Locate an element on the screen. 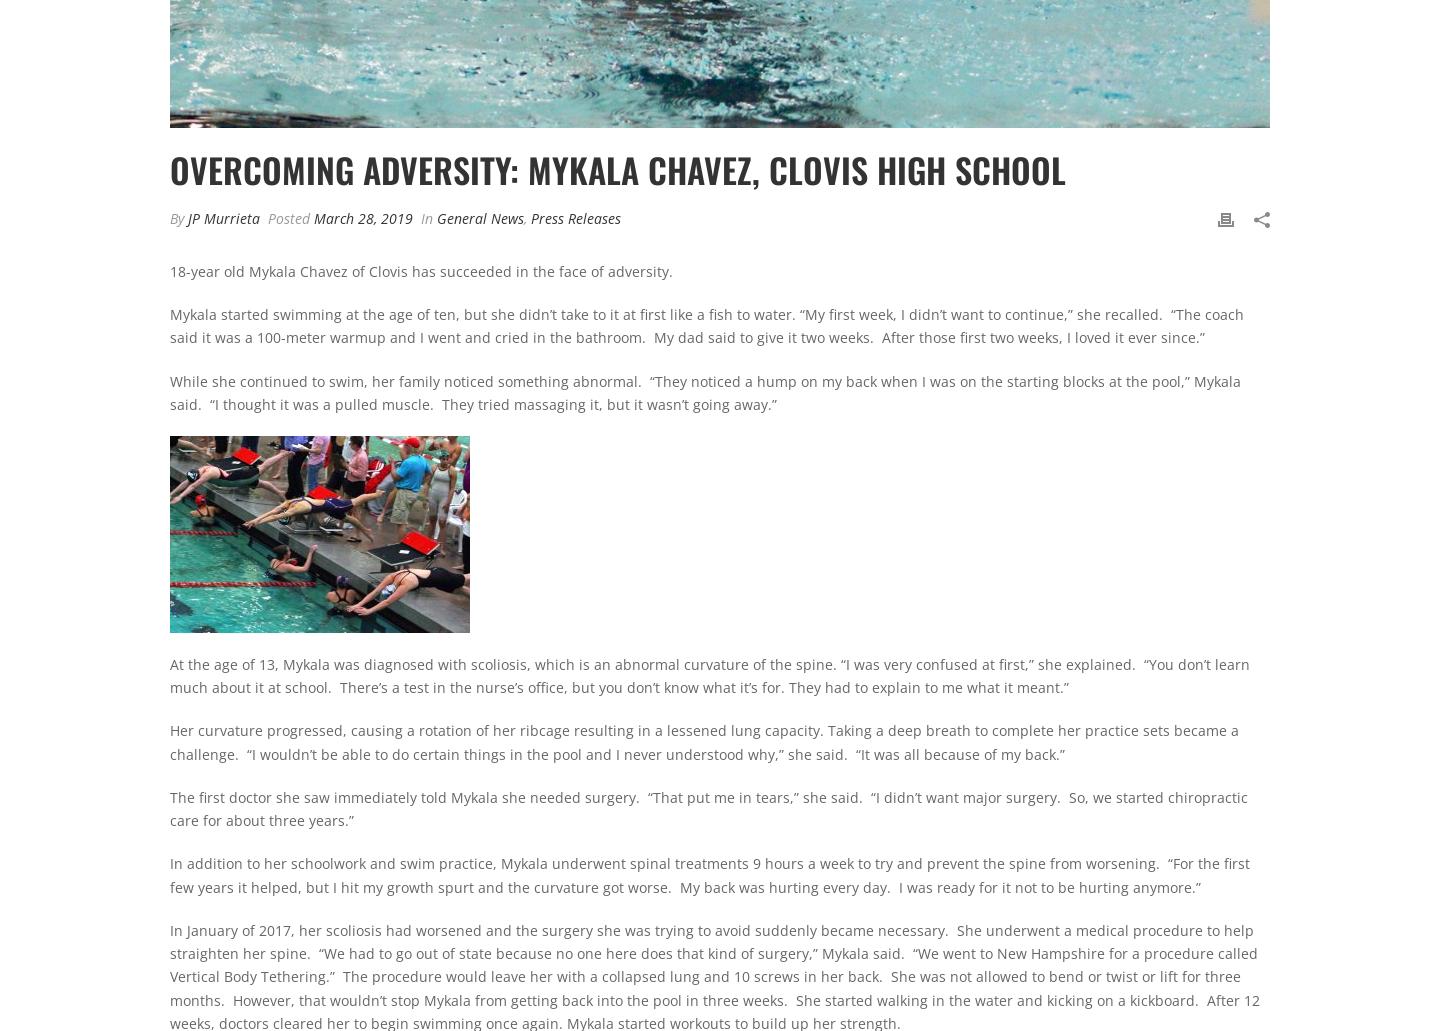 This screenshot has height=1031, width=1440. 'While she continued to swim, her family noticed something abnormal.  “They noticed a hump on my back when I was on the starting blocks at the pool,” Mykala said.  “I thought it was a pulled muscle.  They tried massaging it, but it wasn’t going away.”' is located at coordinates (705, 390).